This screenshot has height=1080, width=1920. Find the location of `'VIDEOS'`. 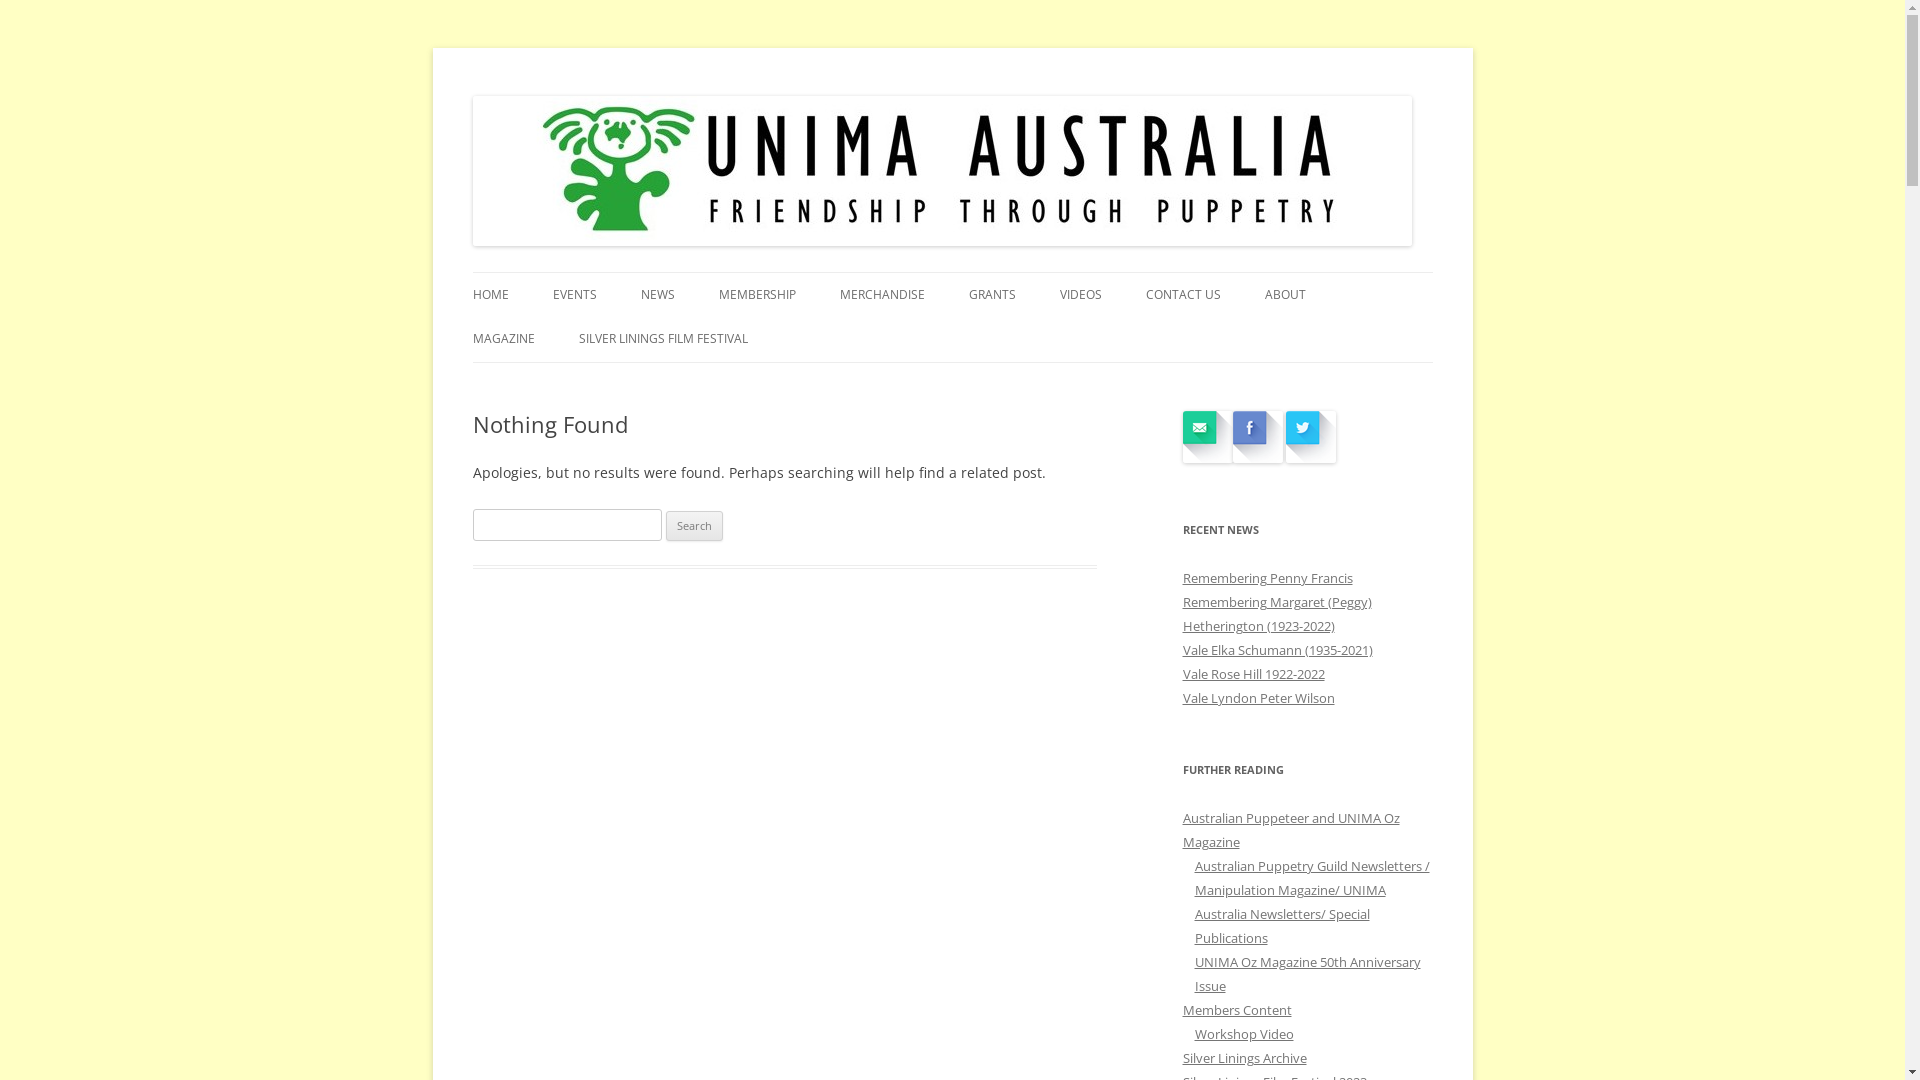

'VIDEOS' is located at coordinates (1059, 294).